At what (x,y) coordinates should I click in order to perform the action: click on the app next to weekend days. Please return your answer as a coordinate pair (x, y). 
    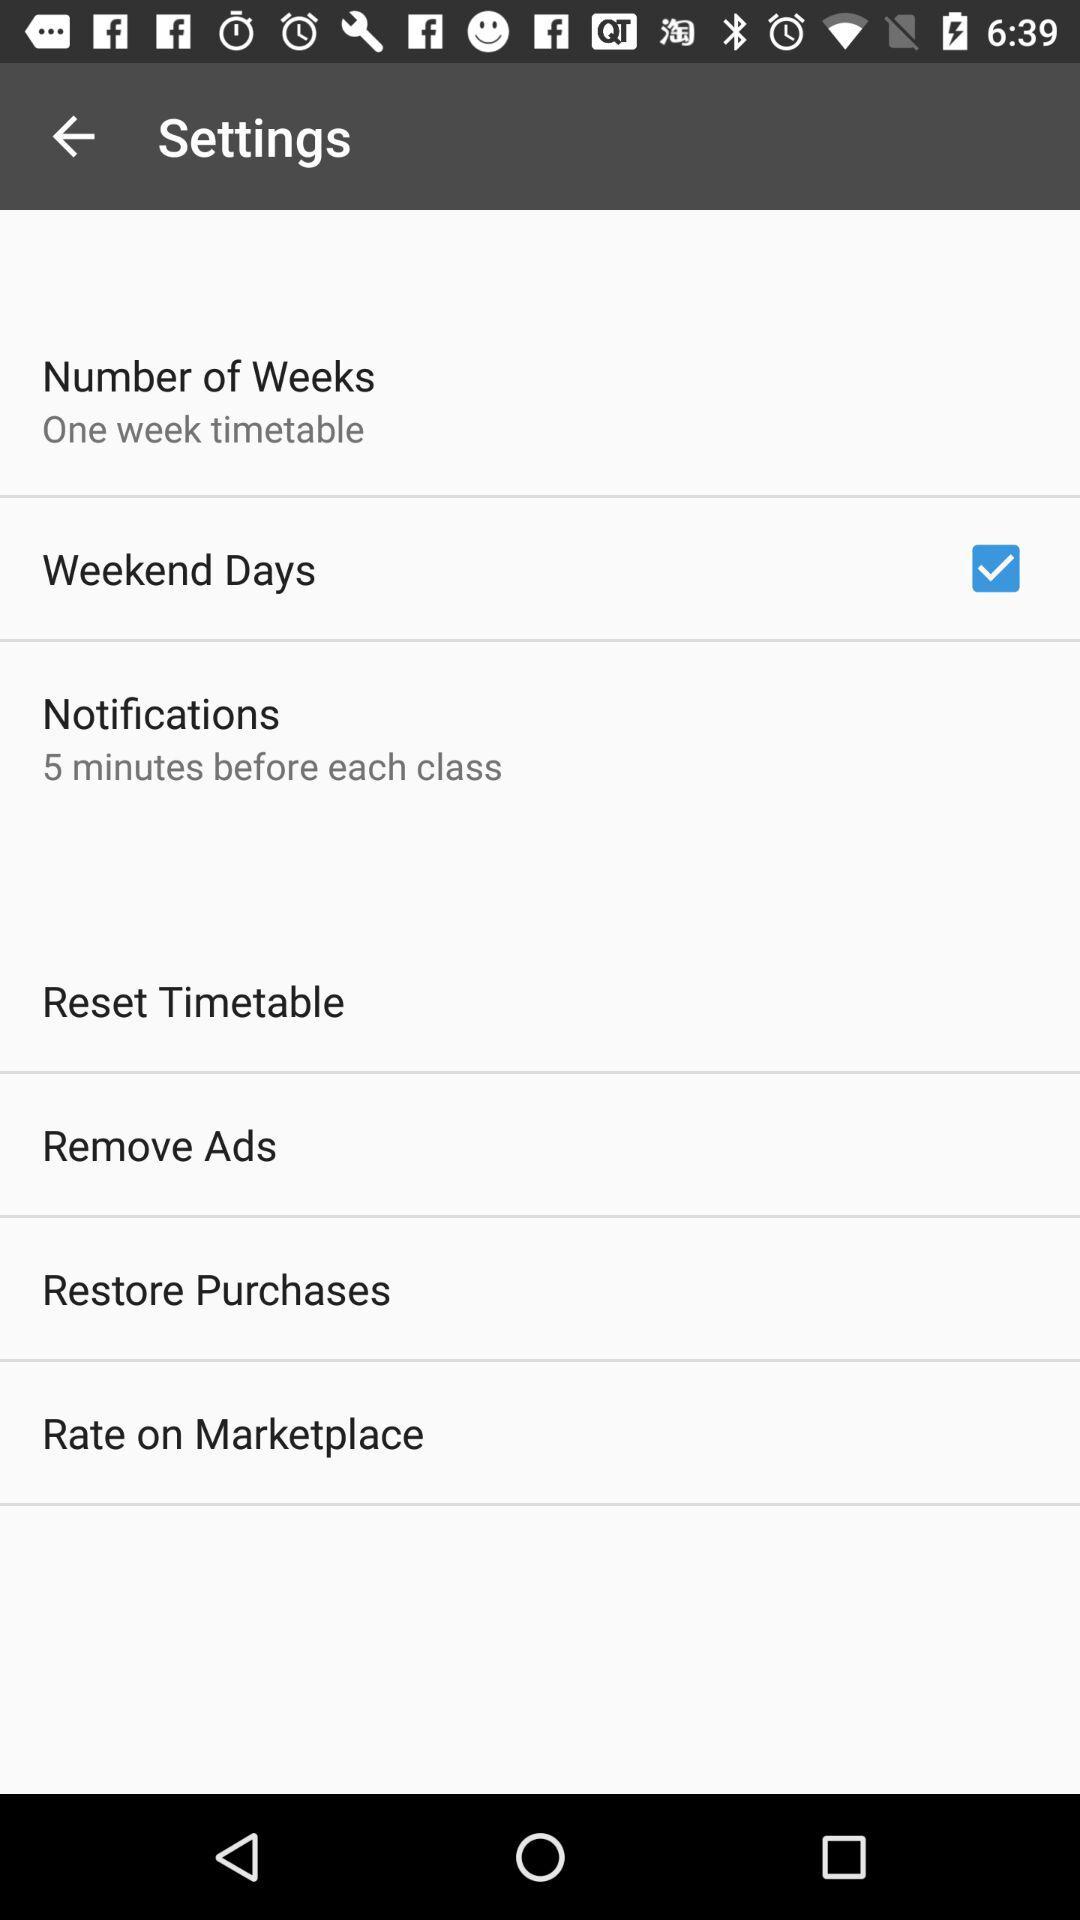
    Looking at the image, I should click on (995, 567).